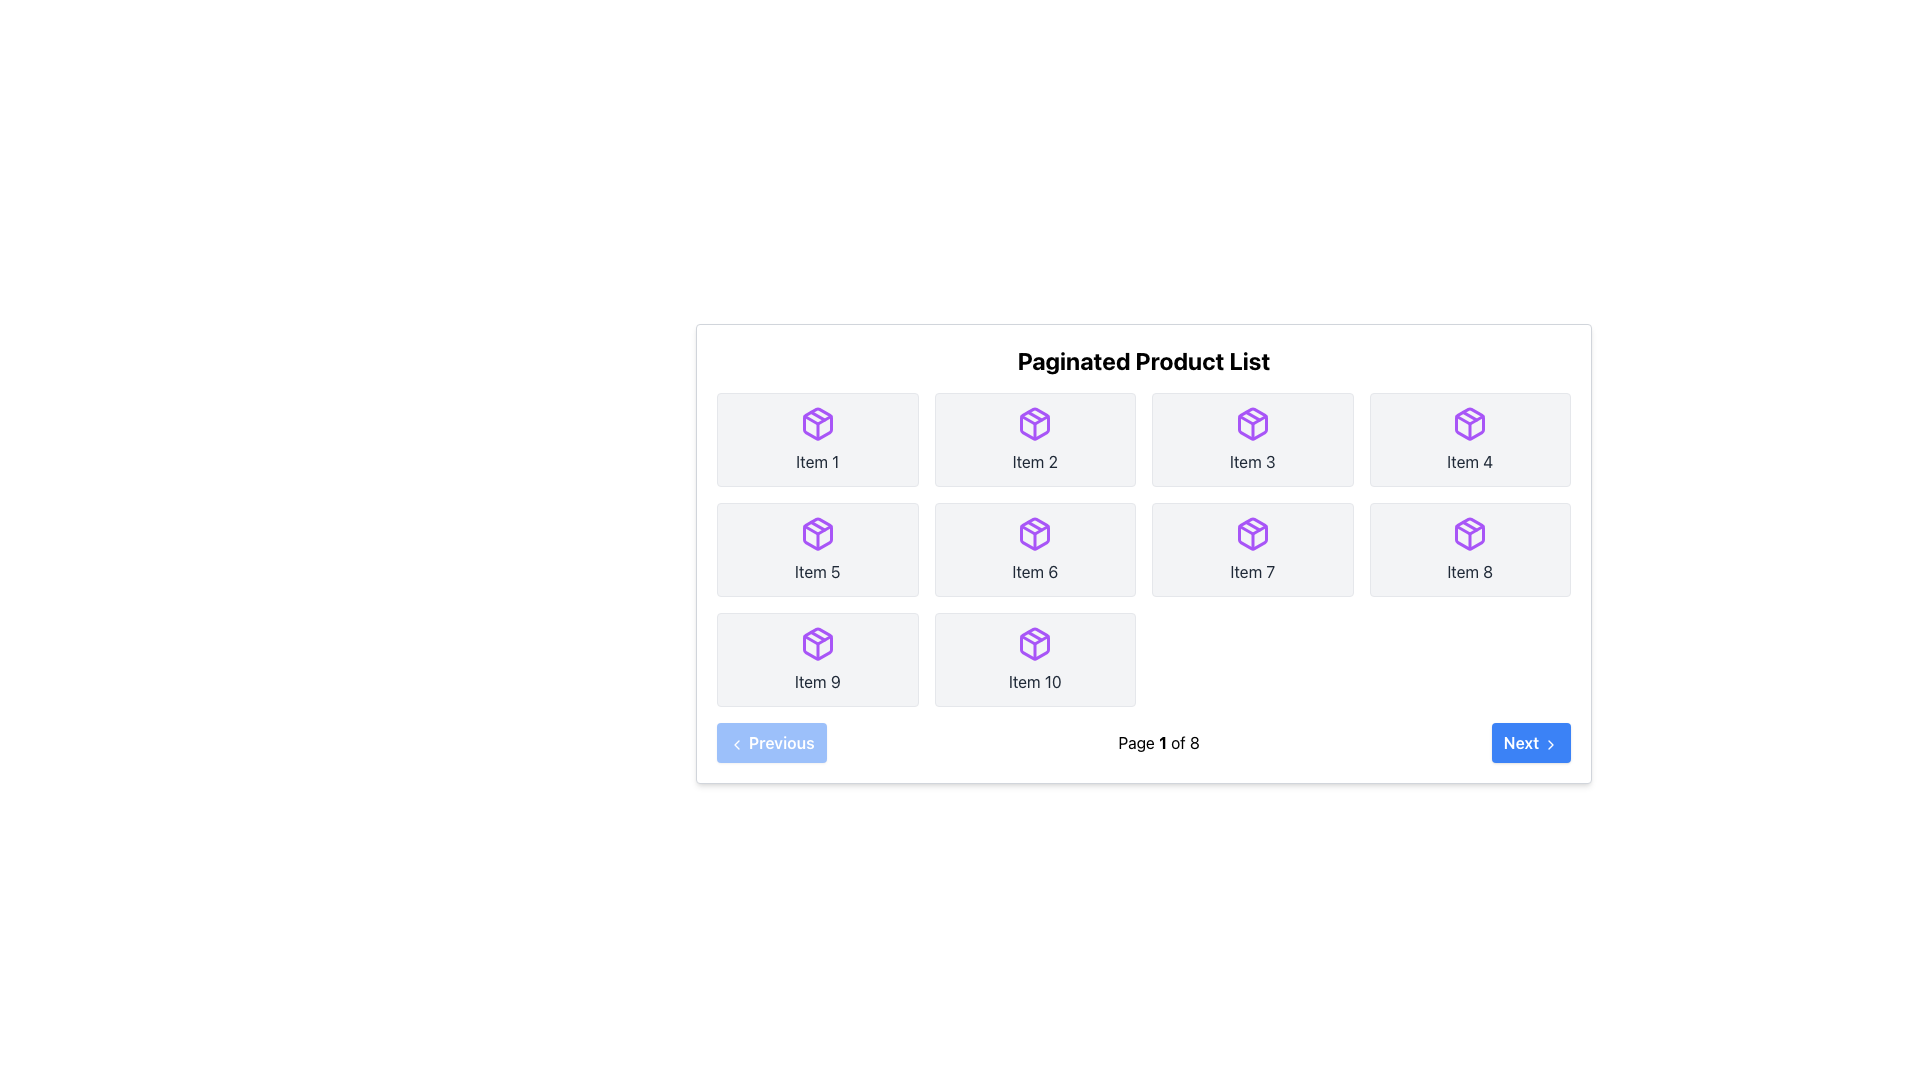 The height and width of the screenshot is (1080, 1920). Describe the element at coordinates (1035, 659) in the screenshot. I see `the grid item card in the bottom-right corner of the grid, which features a purple package icon and the text 'Item 10'` at that location.